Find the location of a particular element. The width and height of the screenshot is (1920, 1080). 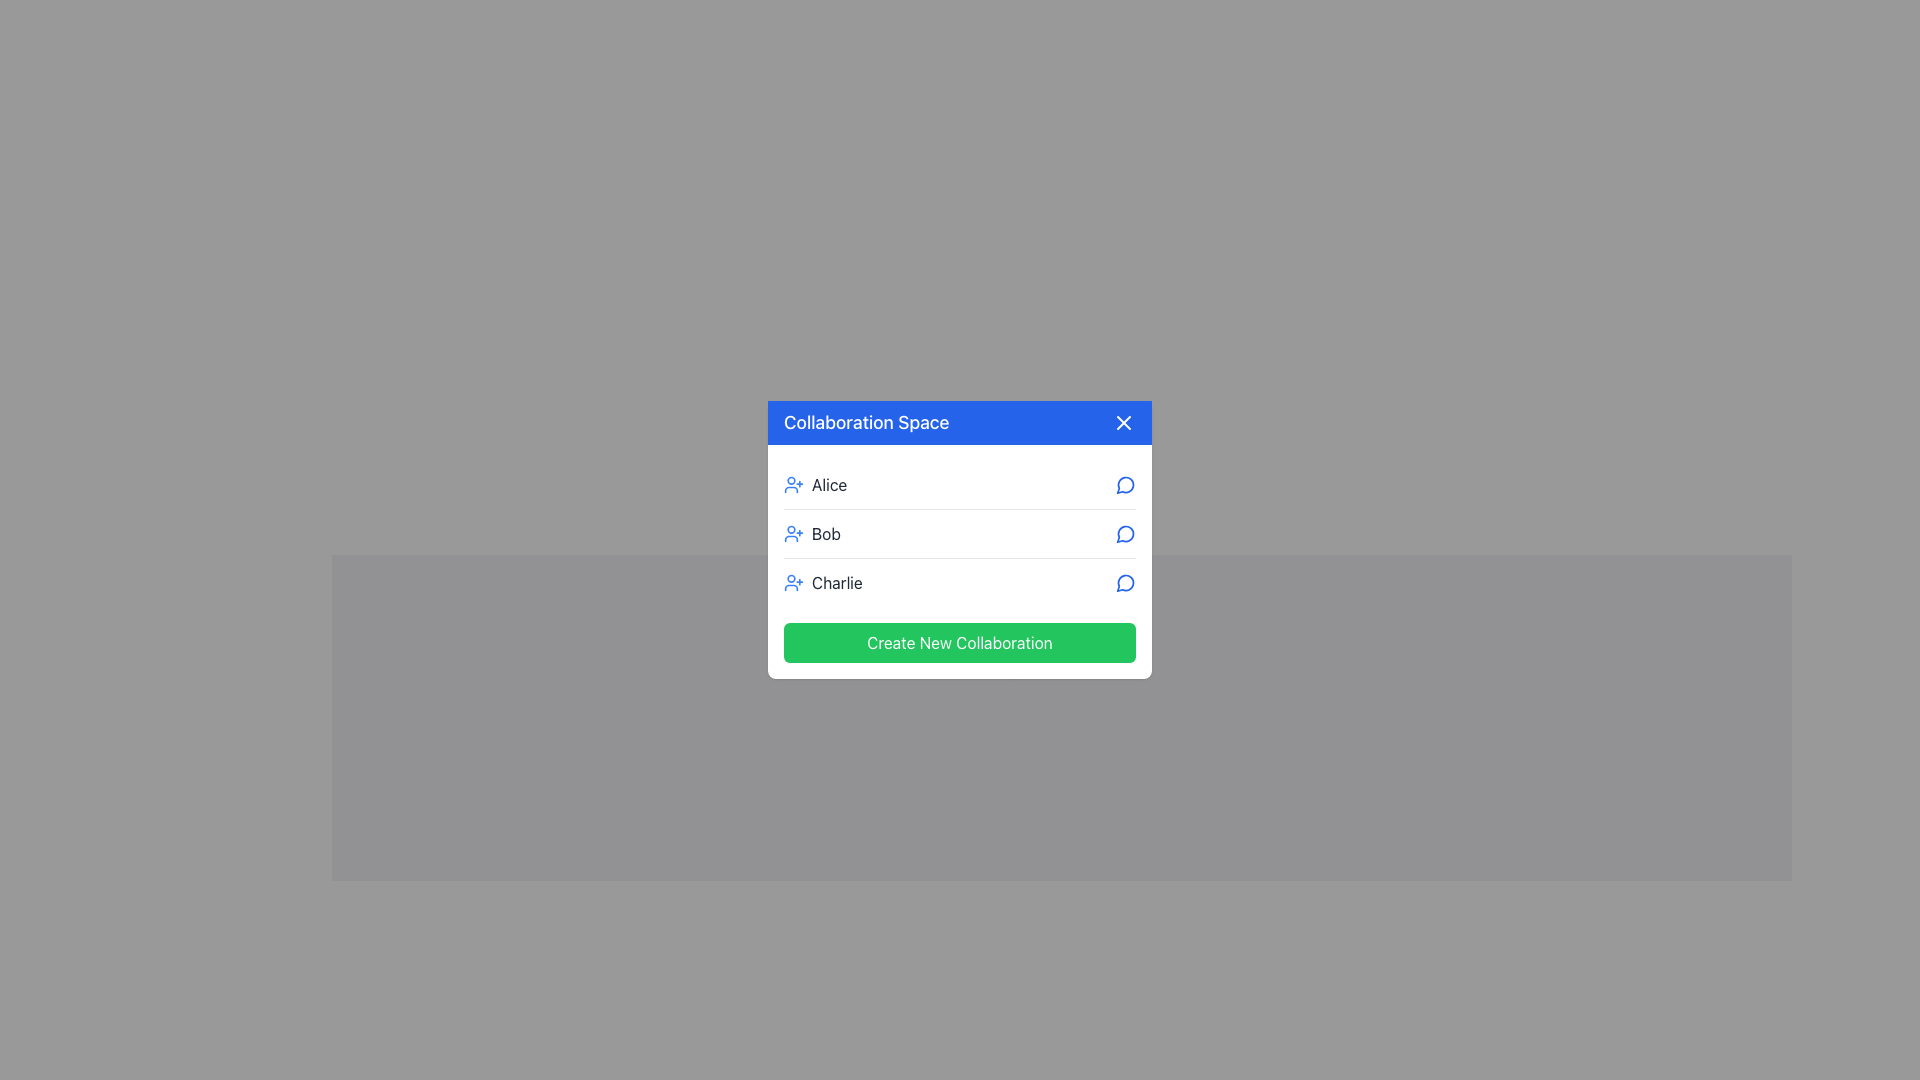

the interactive icon to initiate a chat or message with user 'Alice', located to the right of the text label 'Alice' in the top row of the vertical list is located at coordinates (1126, 485).